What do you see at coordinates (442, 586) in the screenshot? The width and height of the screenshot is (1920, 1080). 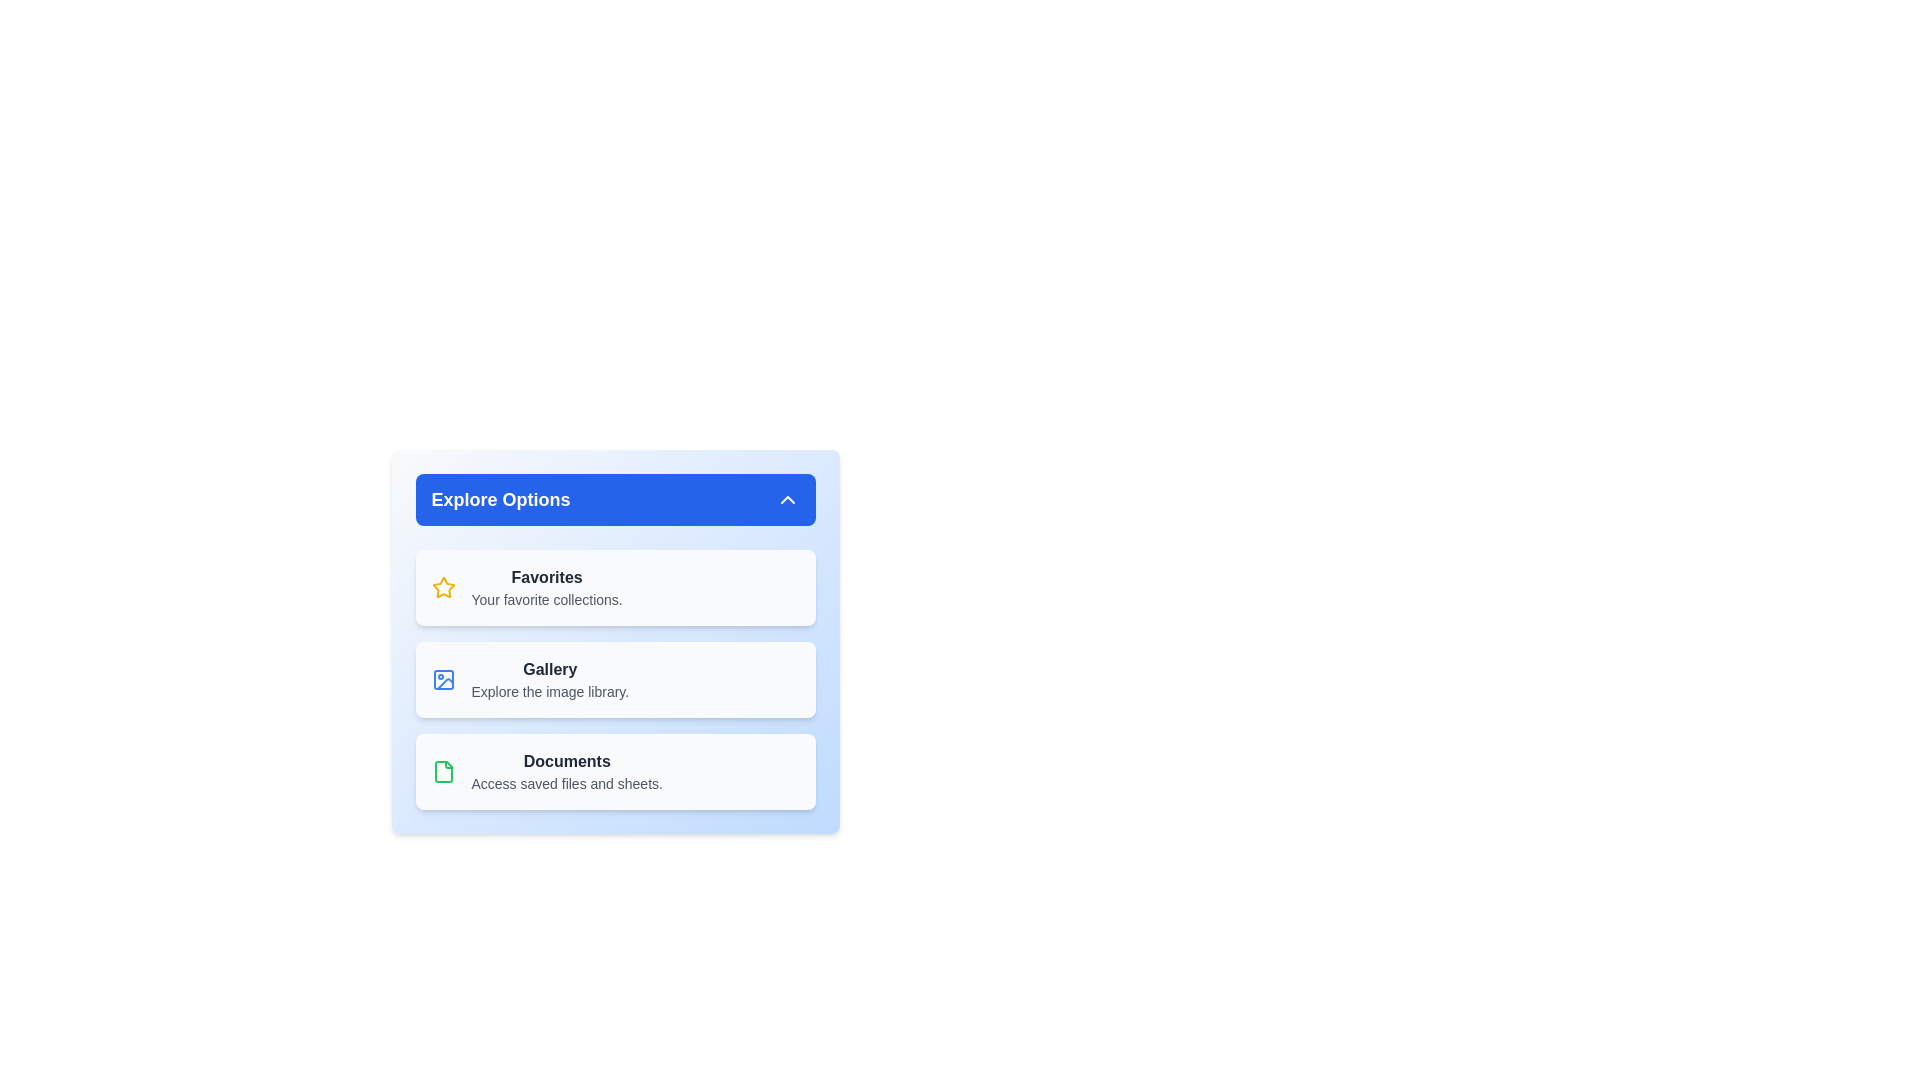 I see `the star icon representing the 'Favorites' section, located in the navigation panel under 'Explore Options', to the left of the 'Favorites' text` at bounding box center [442, 586].